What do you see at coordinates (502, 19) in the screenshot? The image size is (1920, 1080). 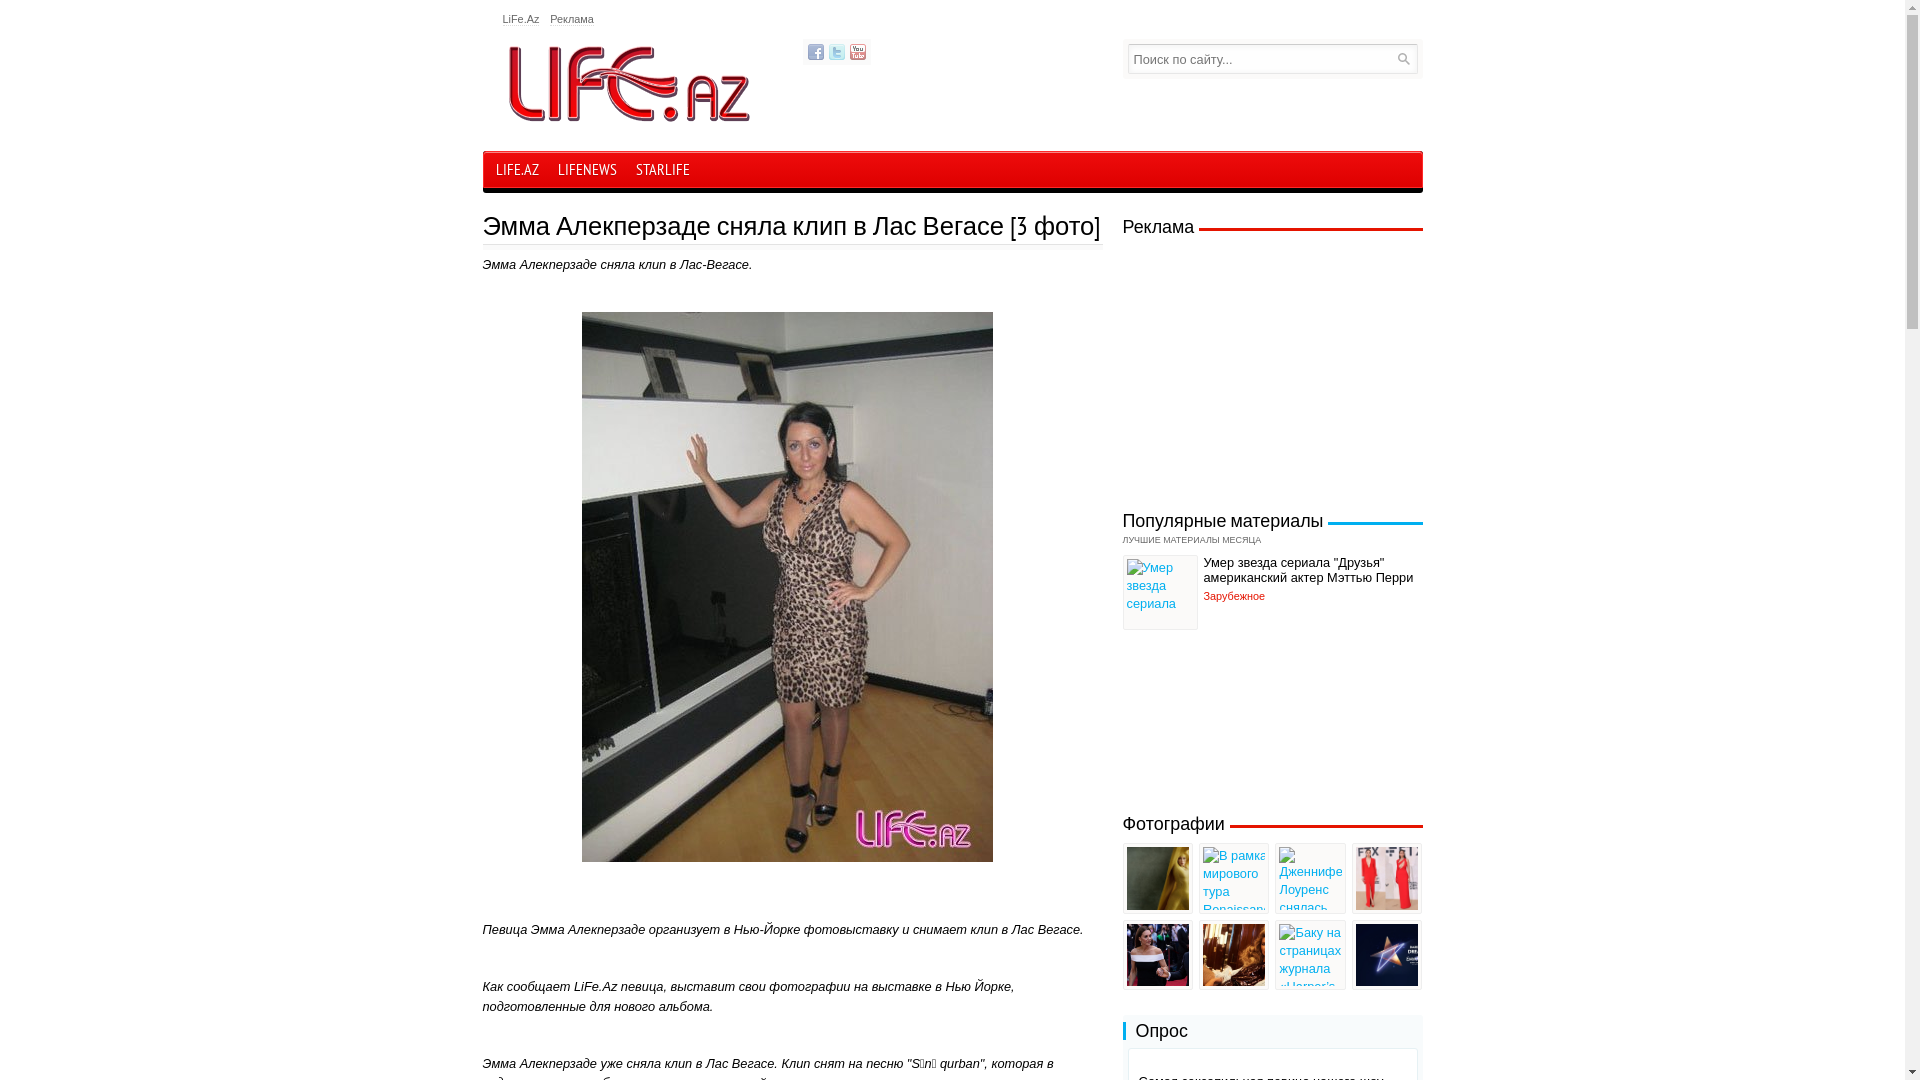 I see `'LiFe.Az'` at bounding box center [502, 19].